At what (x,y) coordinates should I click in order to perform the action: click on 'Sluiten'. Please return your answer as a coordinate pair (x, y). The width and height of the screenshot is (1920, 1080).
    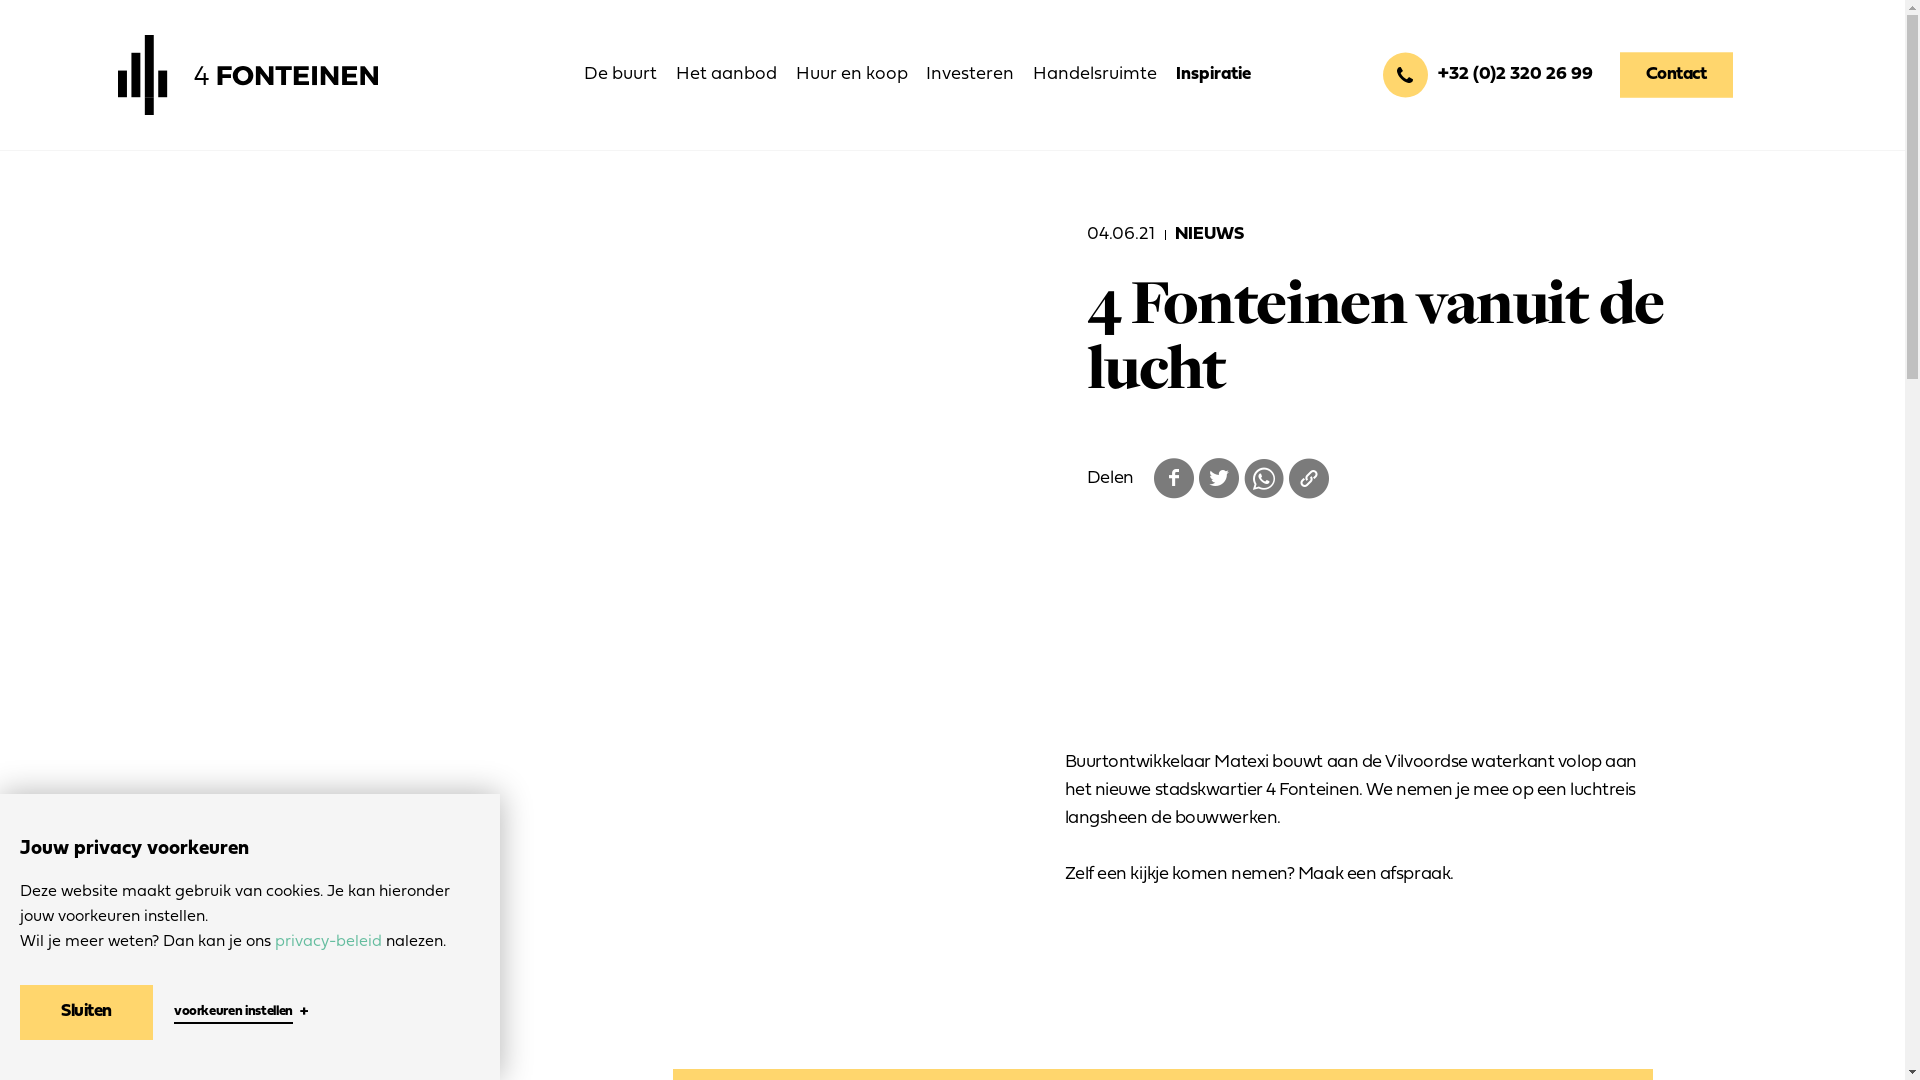
    Looking at the image, I should click on (85, 1012).